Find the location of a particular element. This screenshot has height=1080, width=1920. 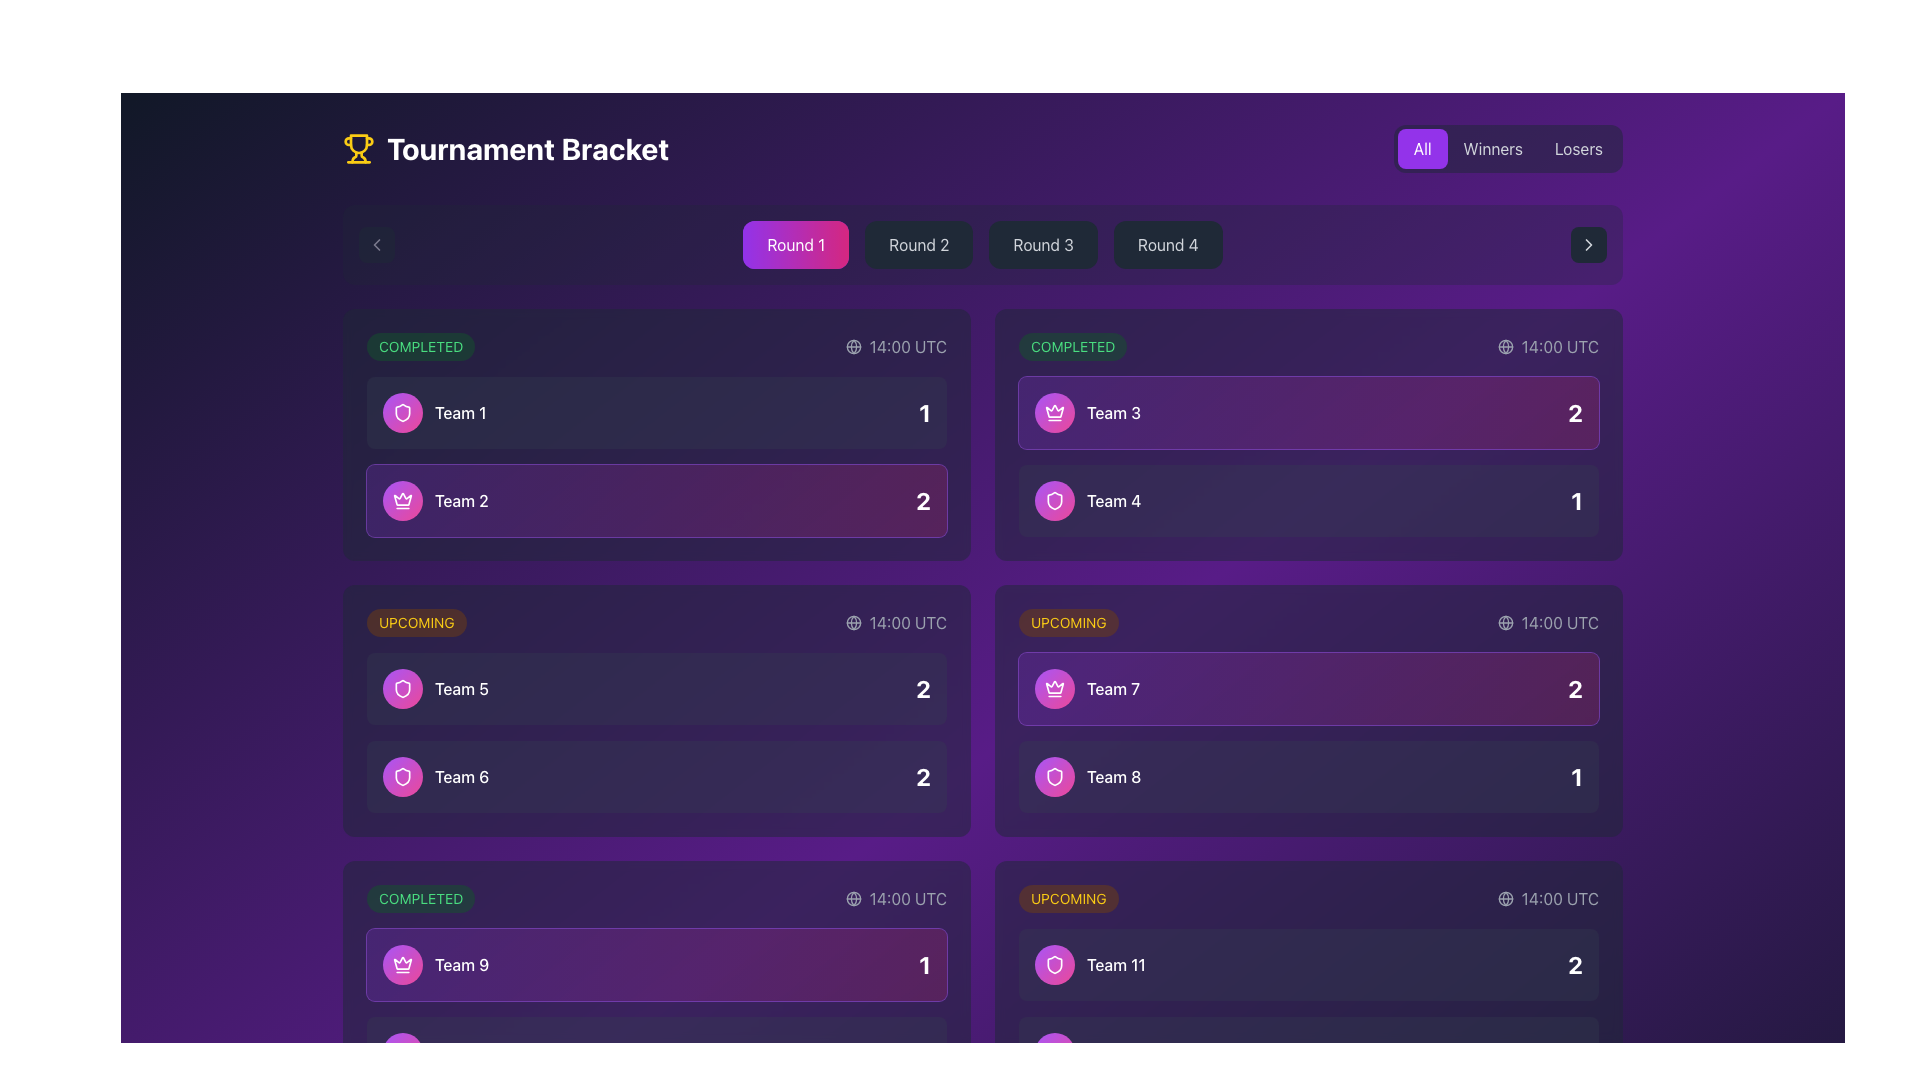

the text label representing 'Team 9' in the tournament bracket to recognize the team being referred to is located at coordinates (461, 963).